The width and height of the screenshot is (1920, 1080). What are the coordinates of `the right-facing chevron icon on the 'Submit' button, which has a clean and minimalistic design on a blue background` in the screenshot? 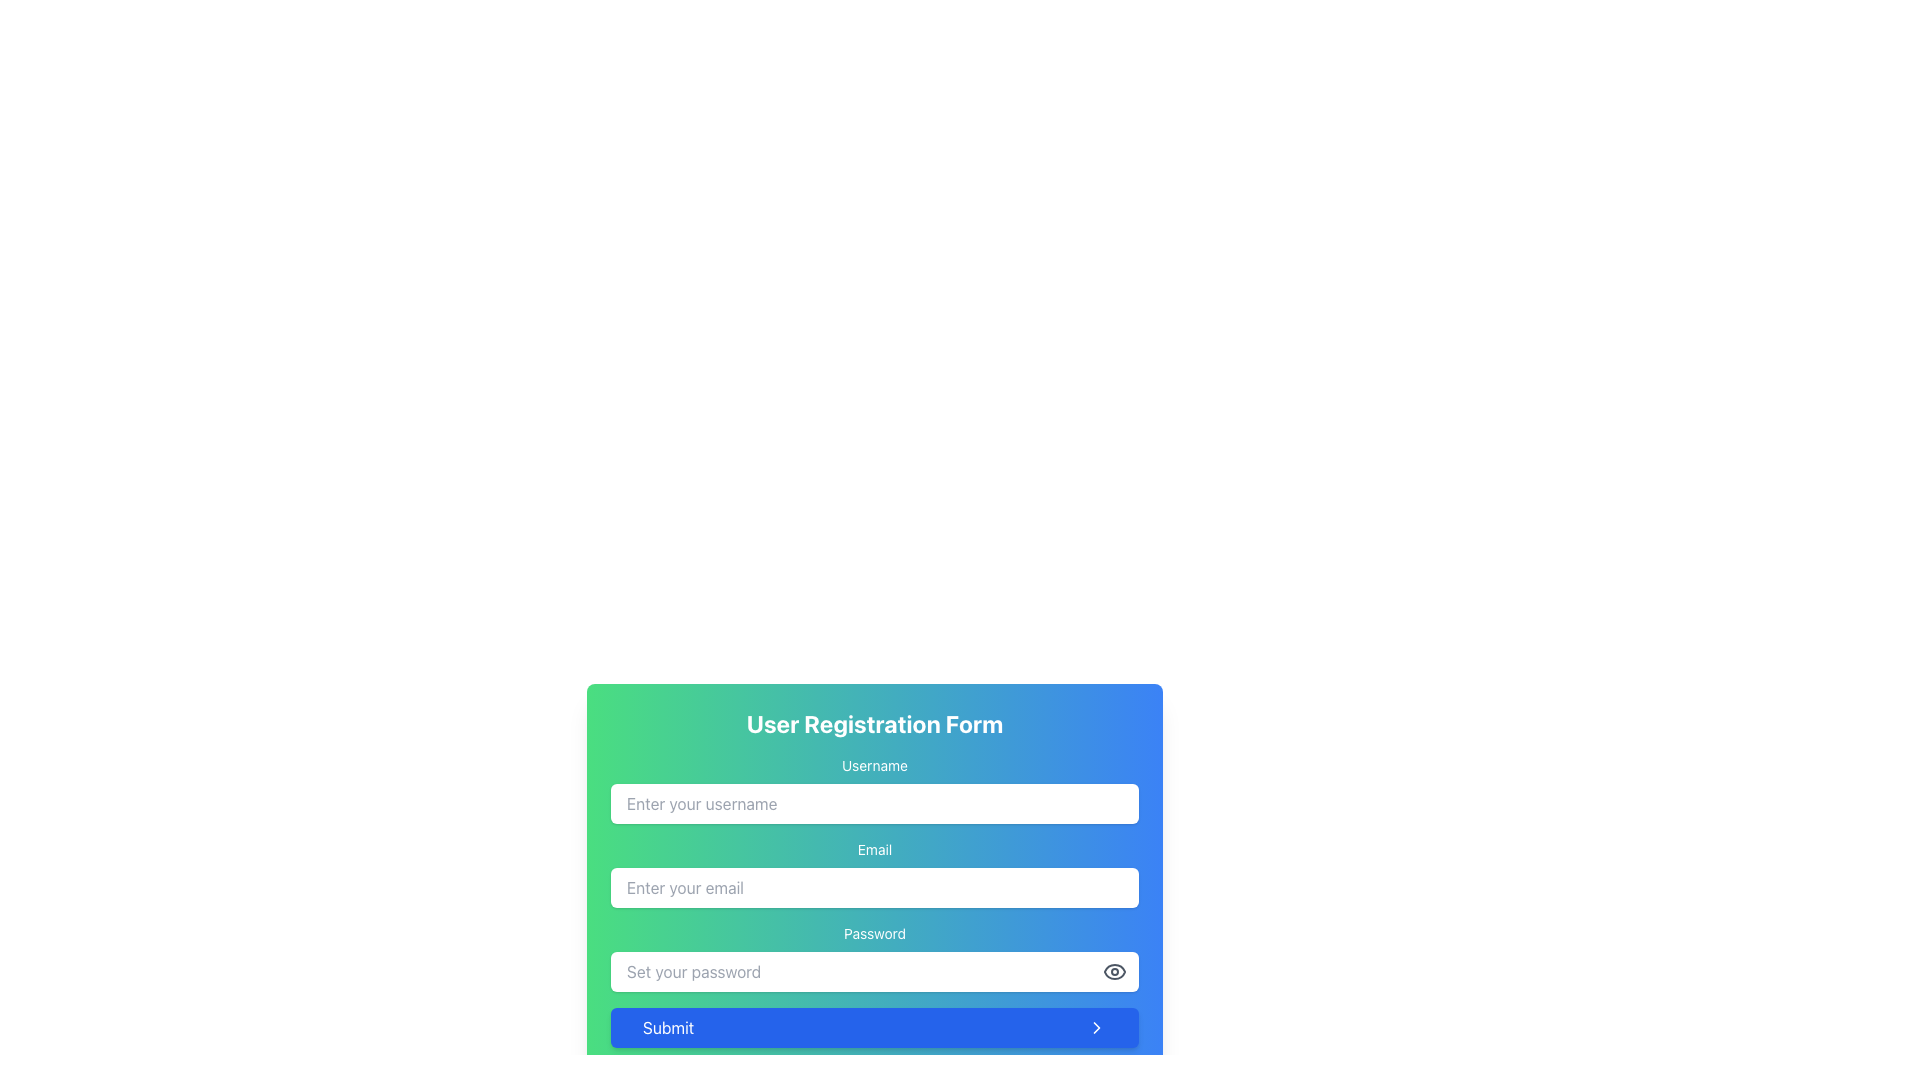 It's located at (1096, 1028).